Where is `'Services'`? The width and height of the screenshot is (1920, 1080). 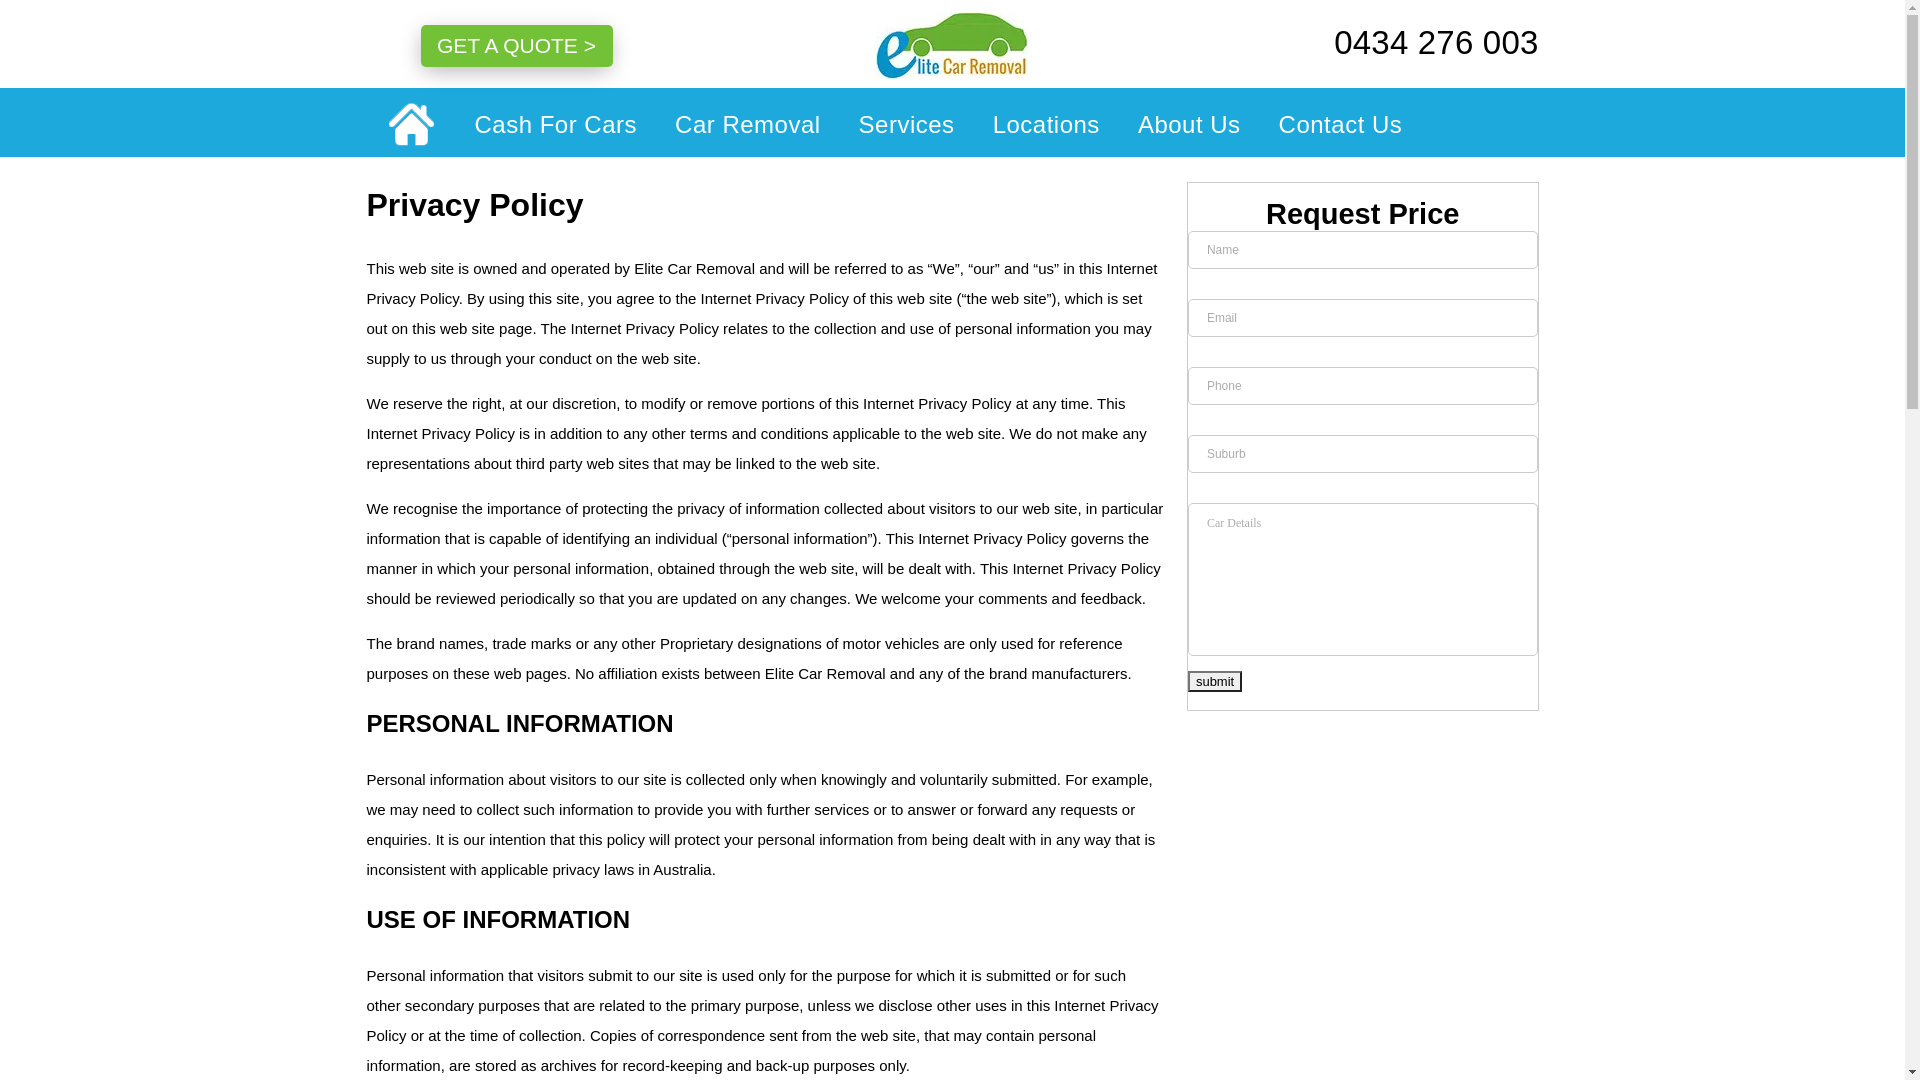
'Services' is located at coordinates (906, 122).